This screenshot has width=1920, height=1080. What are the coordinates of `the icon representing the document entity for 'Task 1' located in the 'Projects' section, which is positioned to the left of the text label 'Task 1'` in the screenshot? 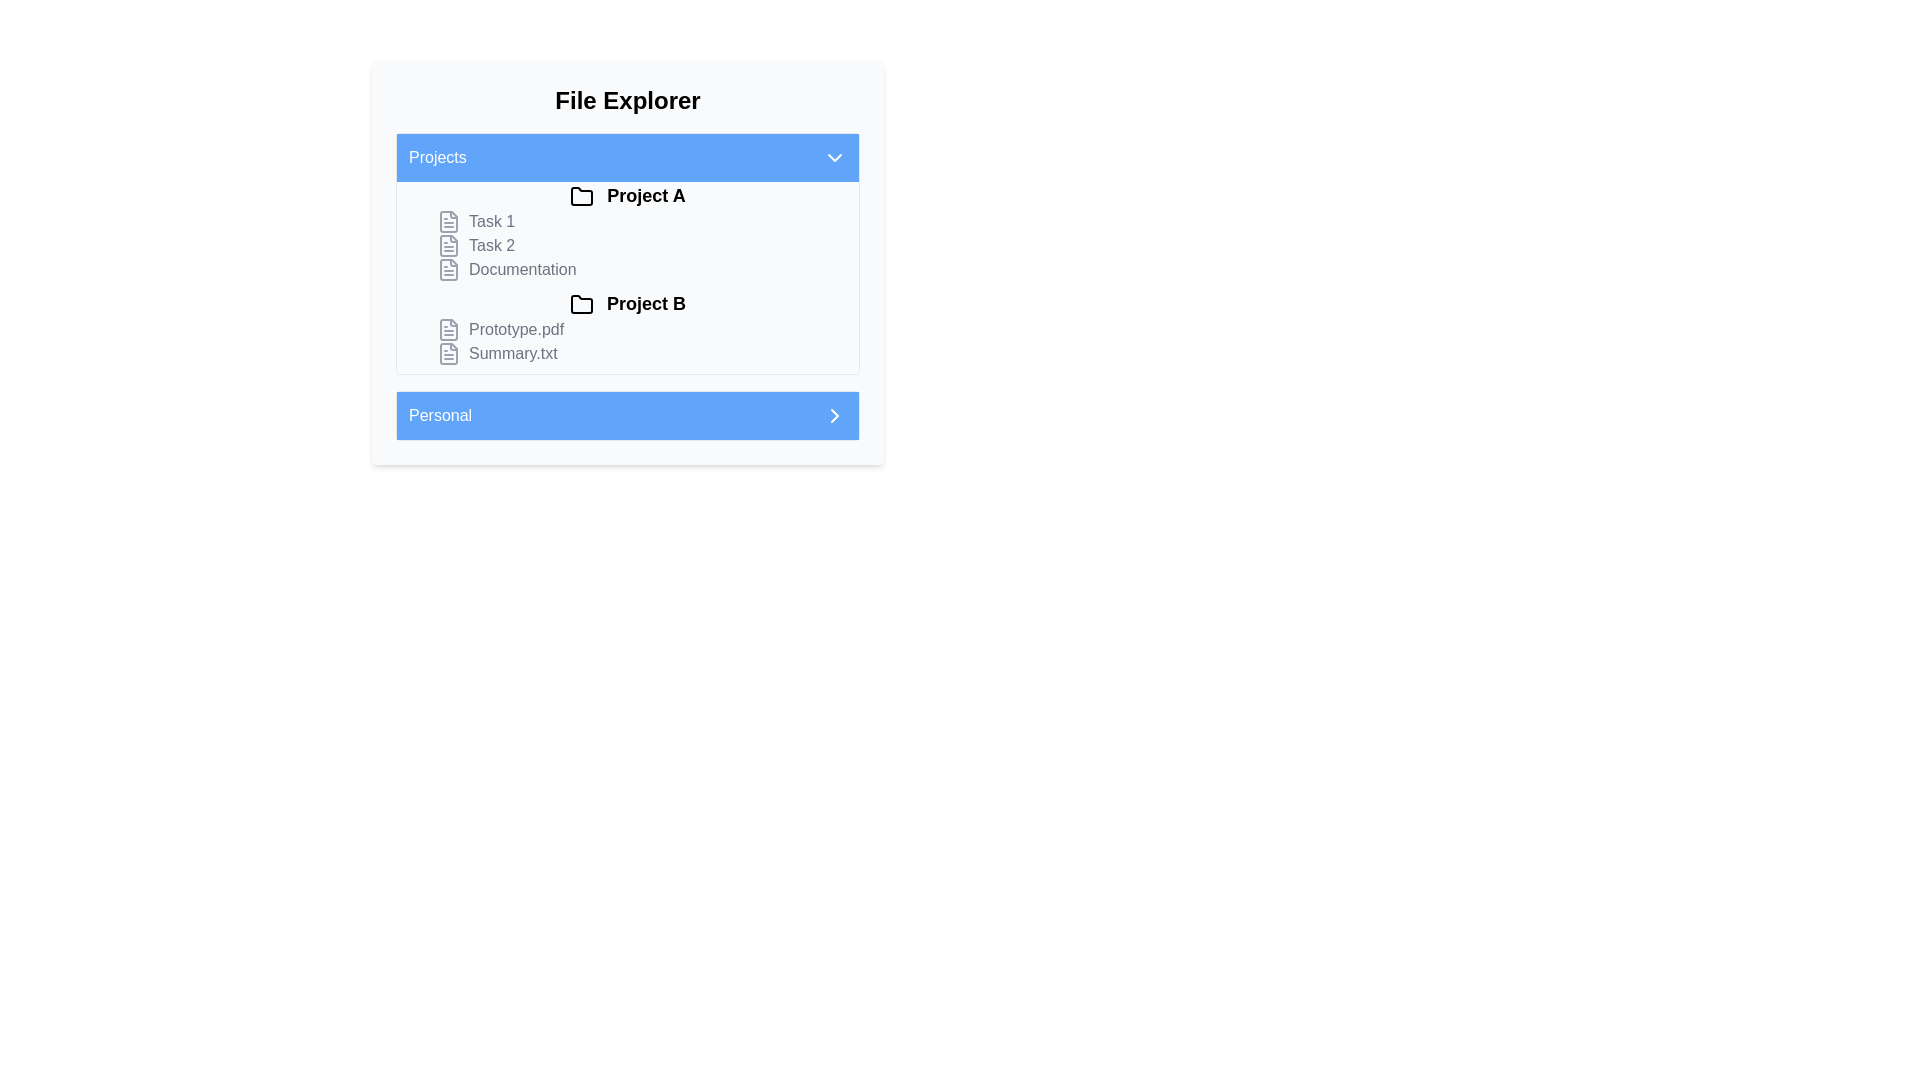 It's located at (448, 222).